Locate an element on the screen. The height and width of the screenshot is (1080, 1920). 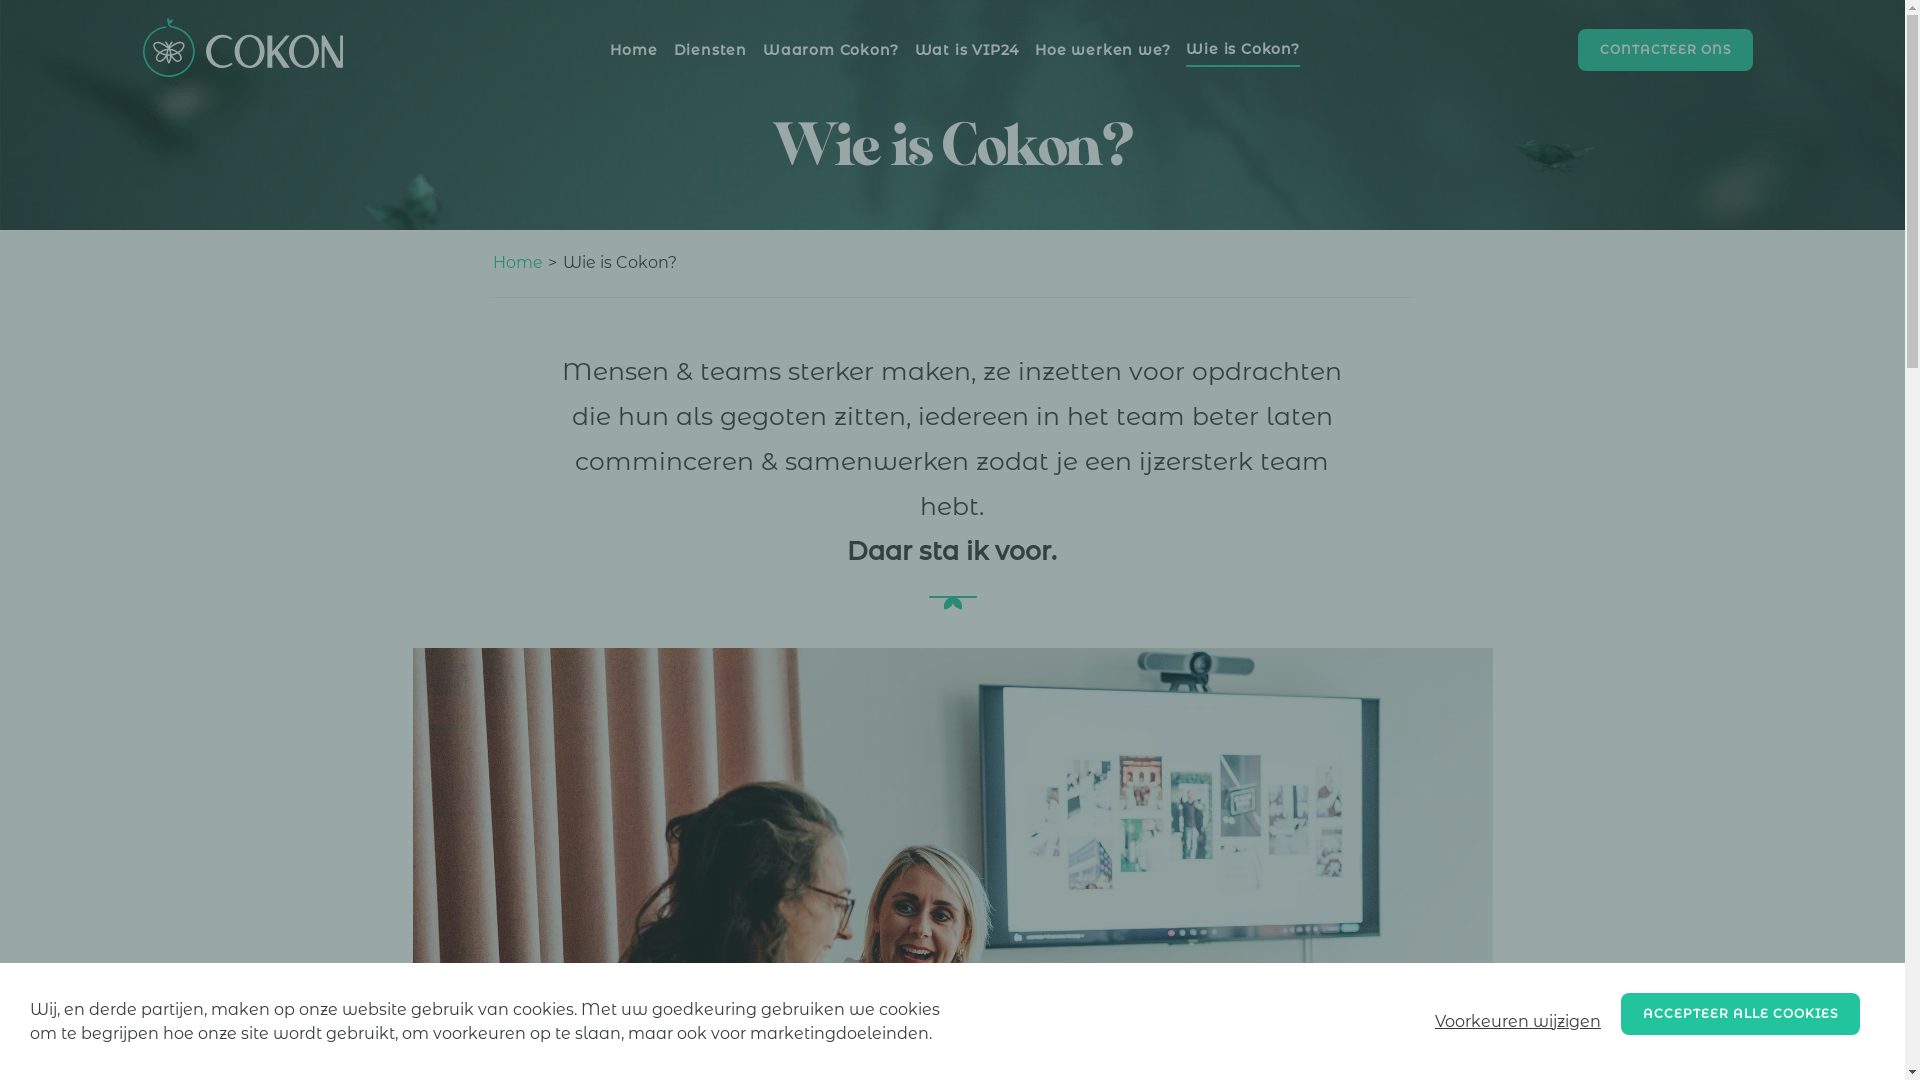
'CONTACTEER ONS' is located at coordinates (1665, 49).